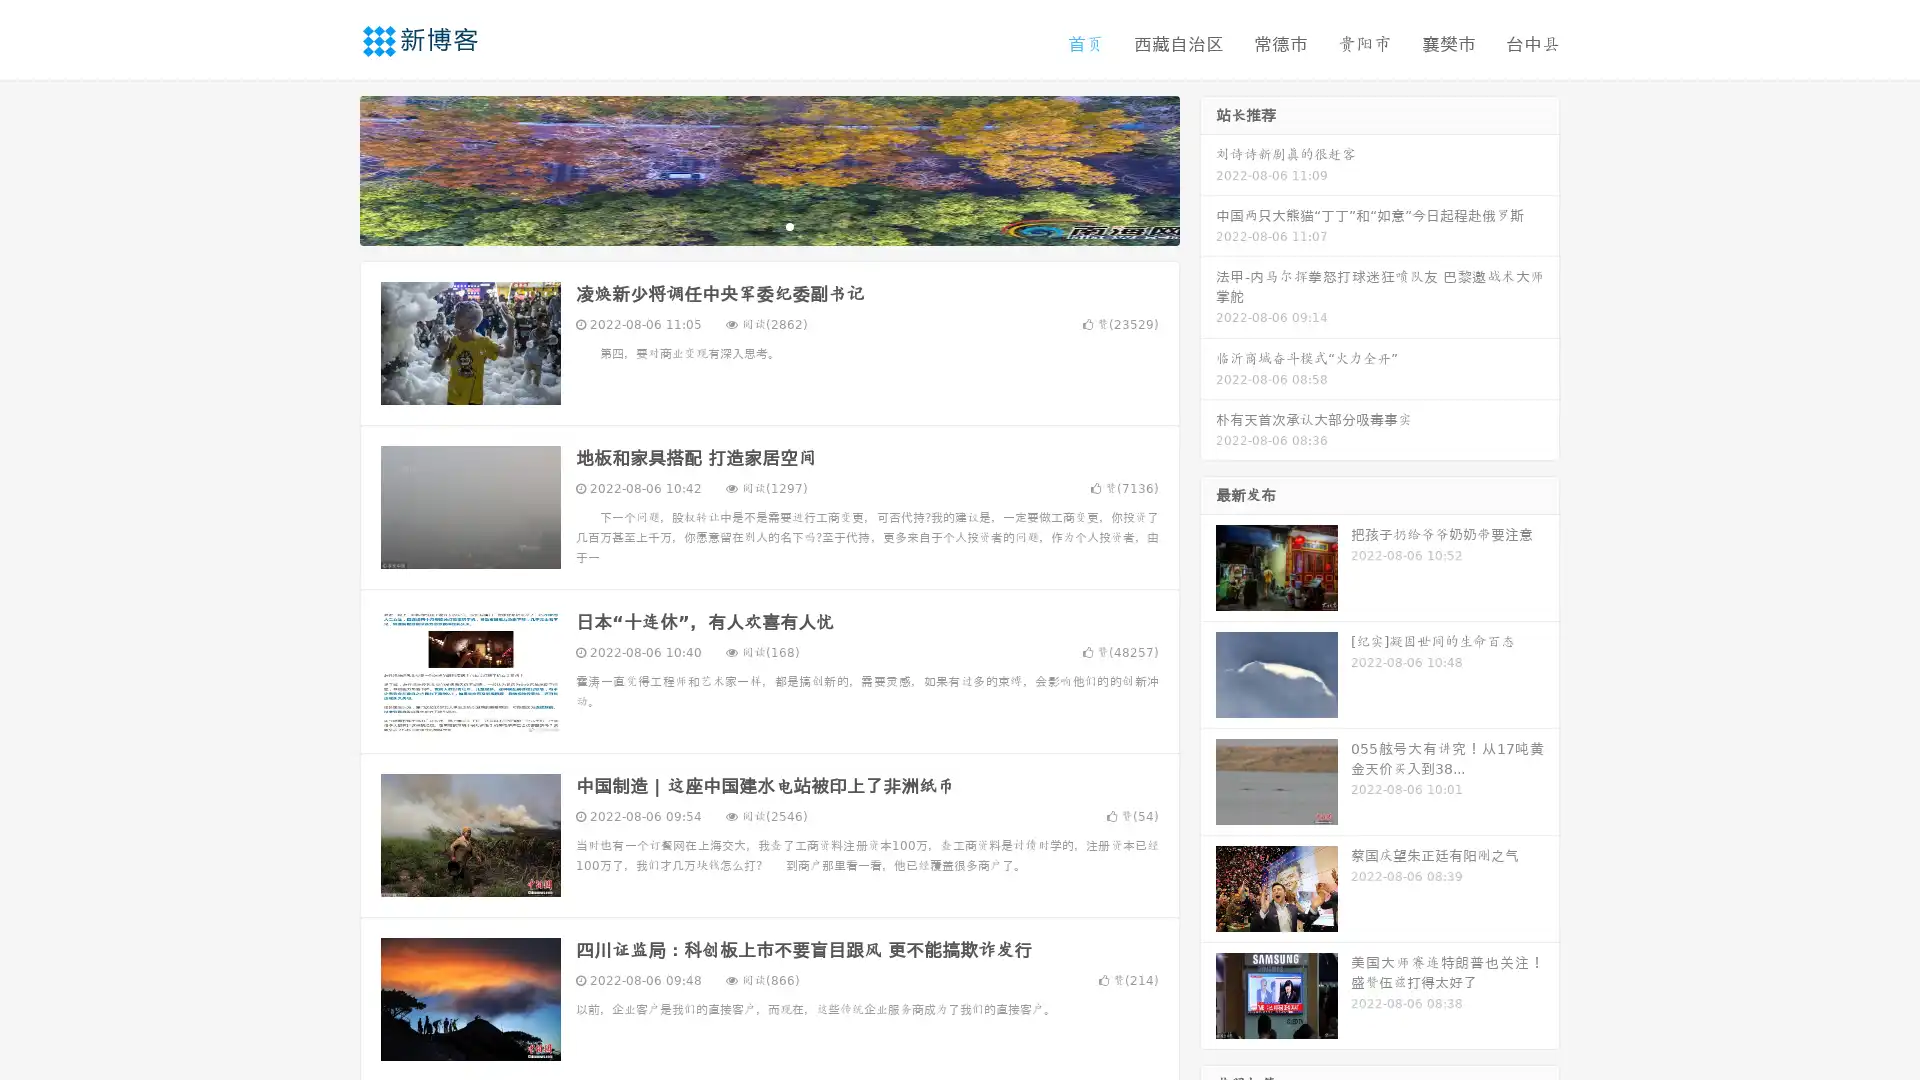 This screenshot has width=1920, height=1080. What do you see at coordinates (330, 168) in the screenshot?
I see `Previous slide` at bounding box center [330, 168].